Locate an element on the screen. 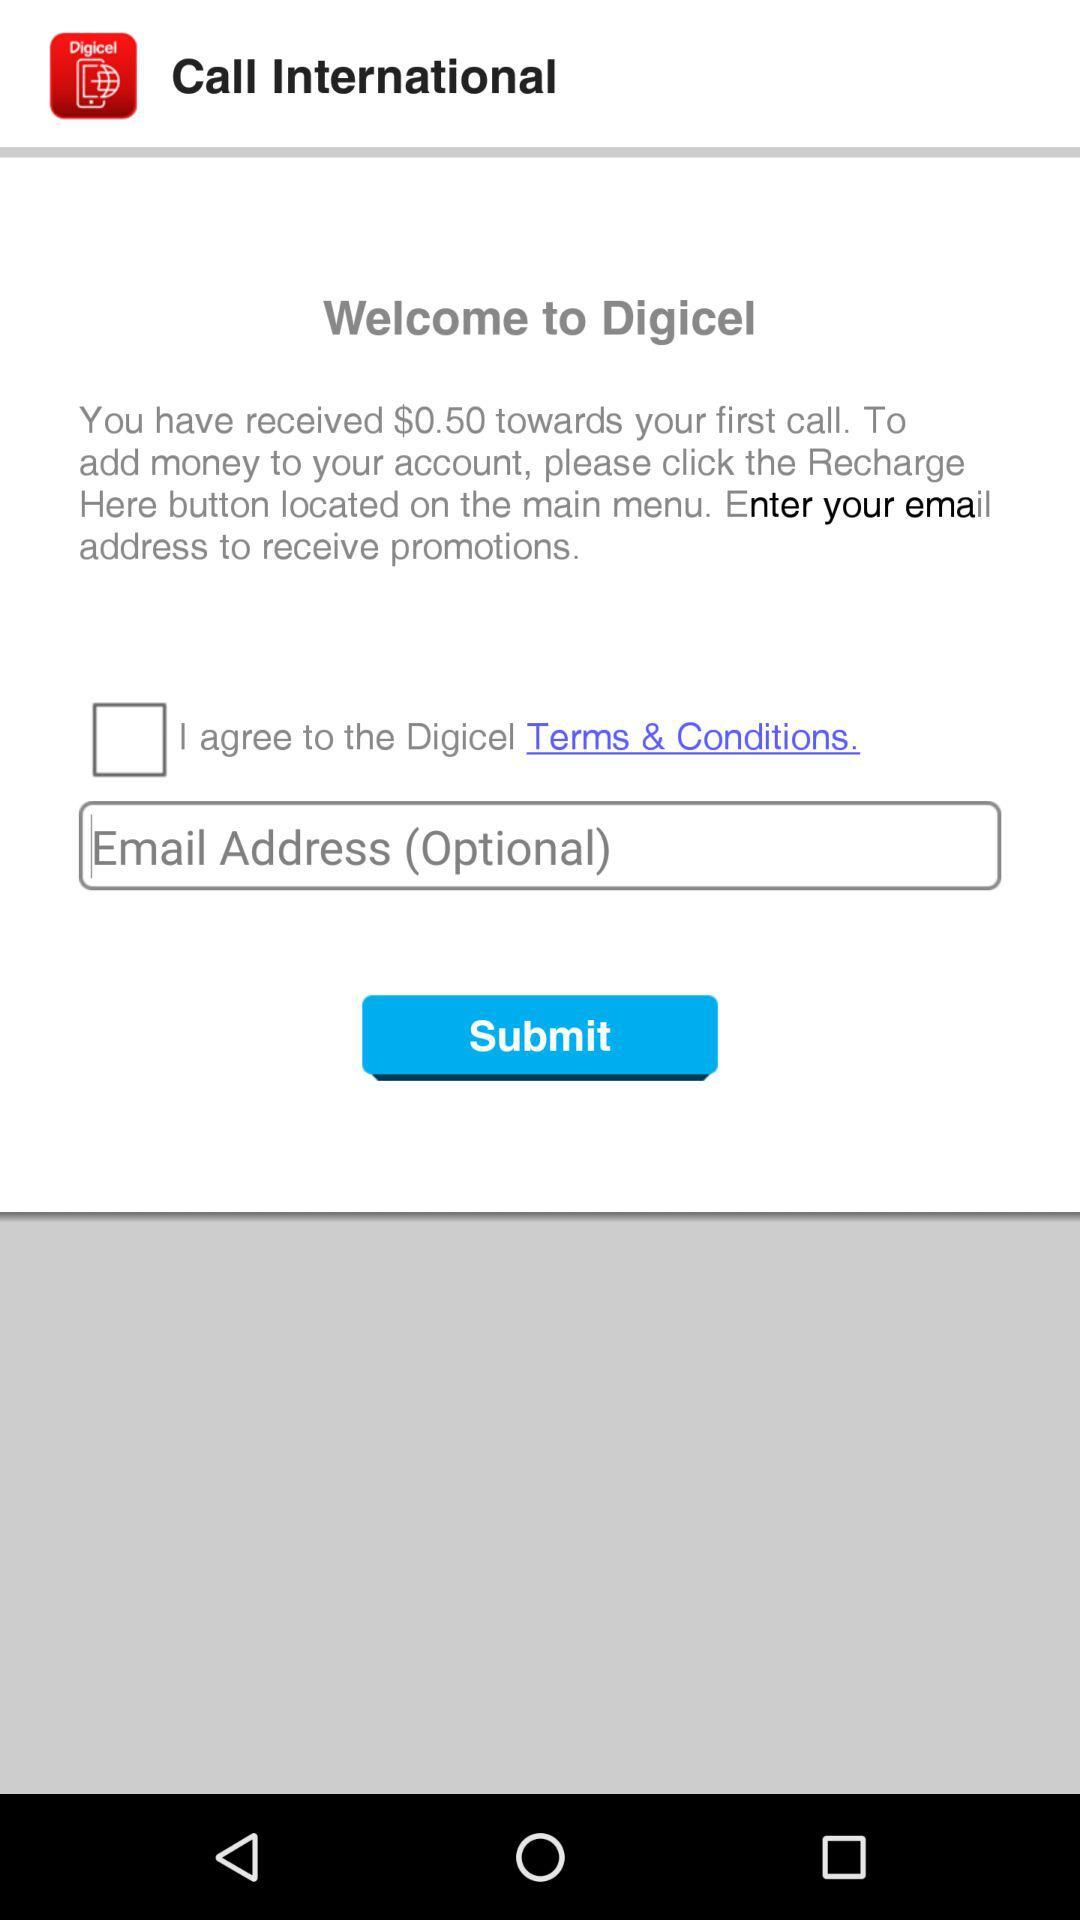 The height and width of the screenshot is (1920, 1080). the app to the left of the i agree to item is located at coordinates (128, 737).